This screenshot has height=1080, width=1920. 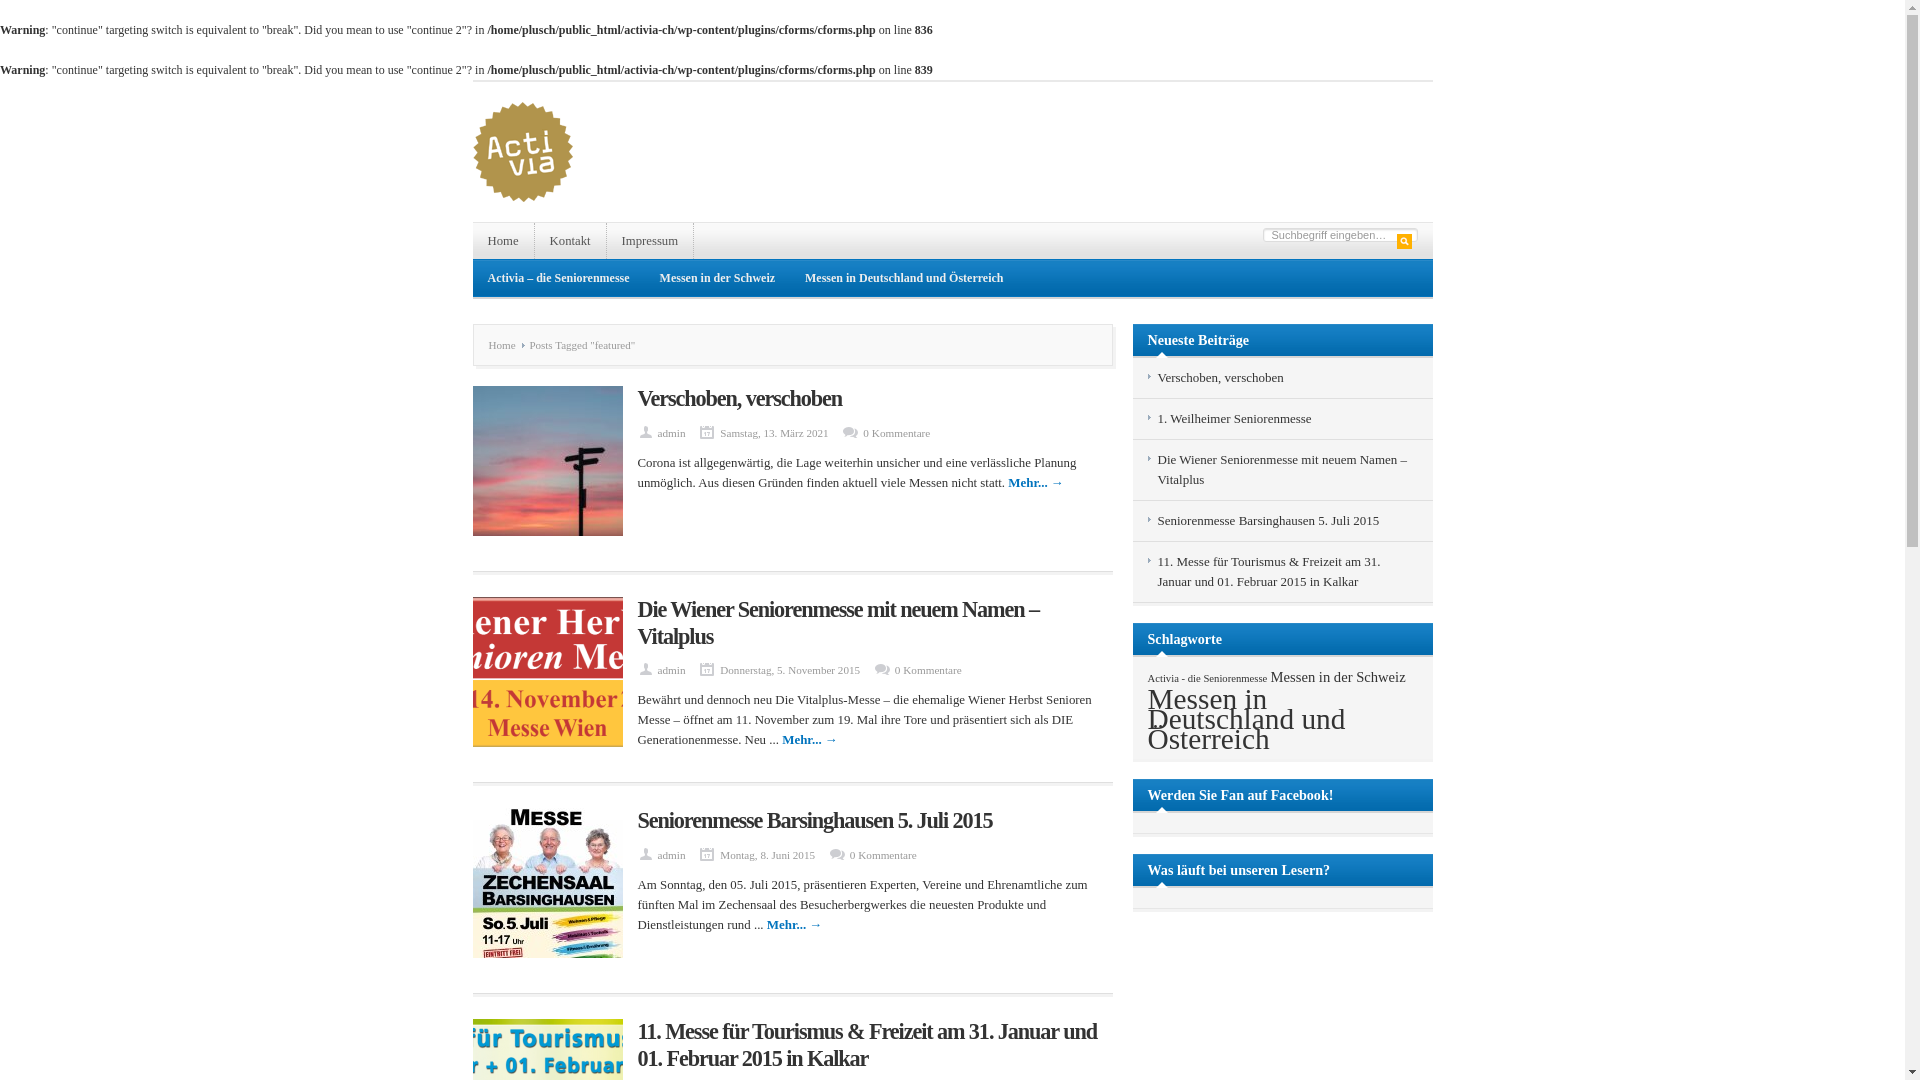 I want to click on 'Home', so click(x=503, y=239).